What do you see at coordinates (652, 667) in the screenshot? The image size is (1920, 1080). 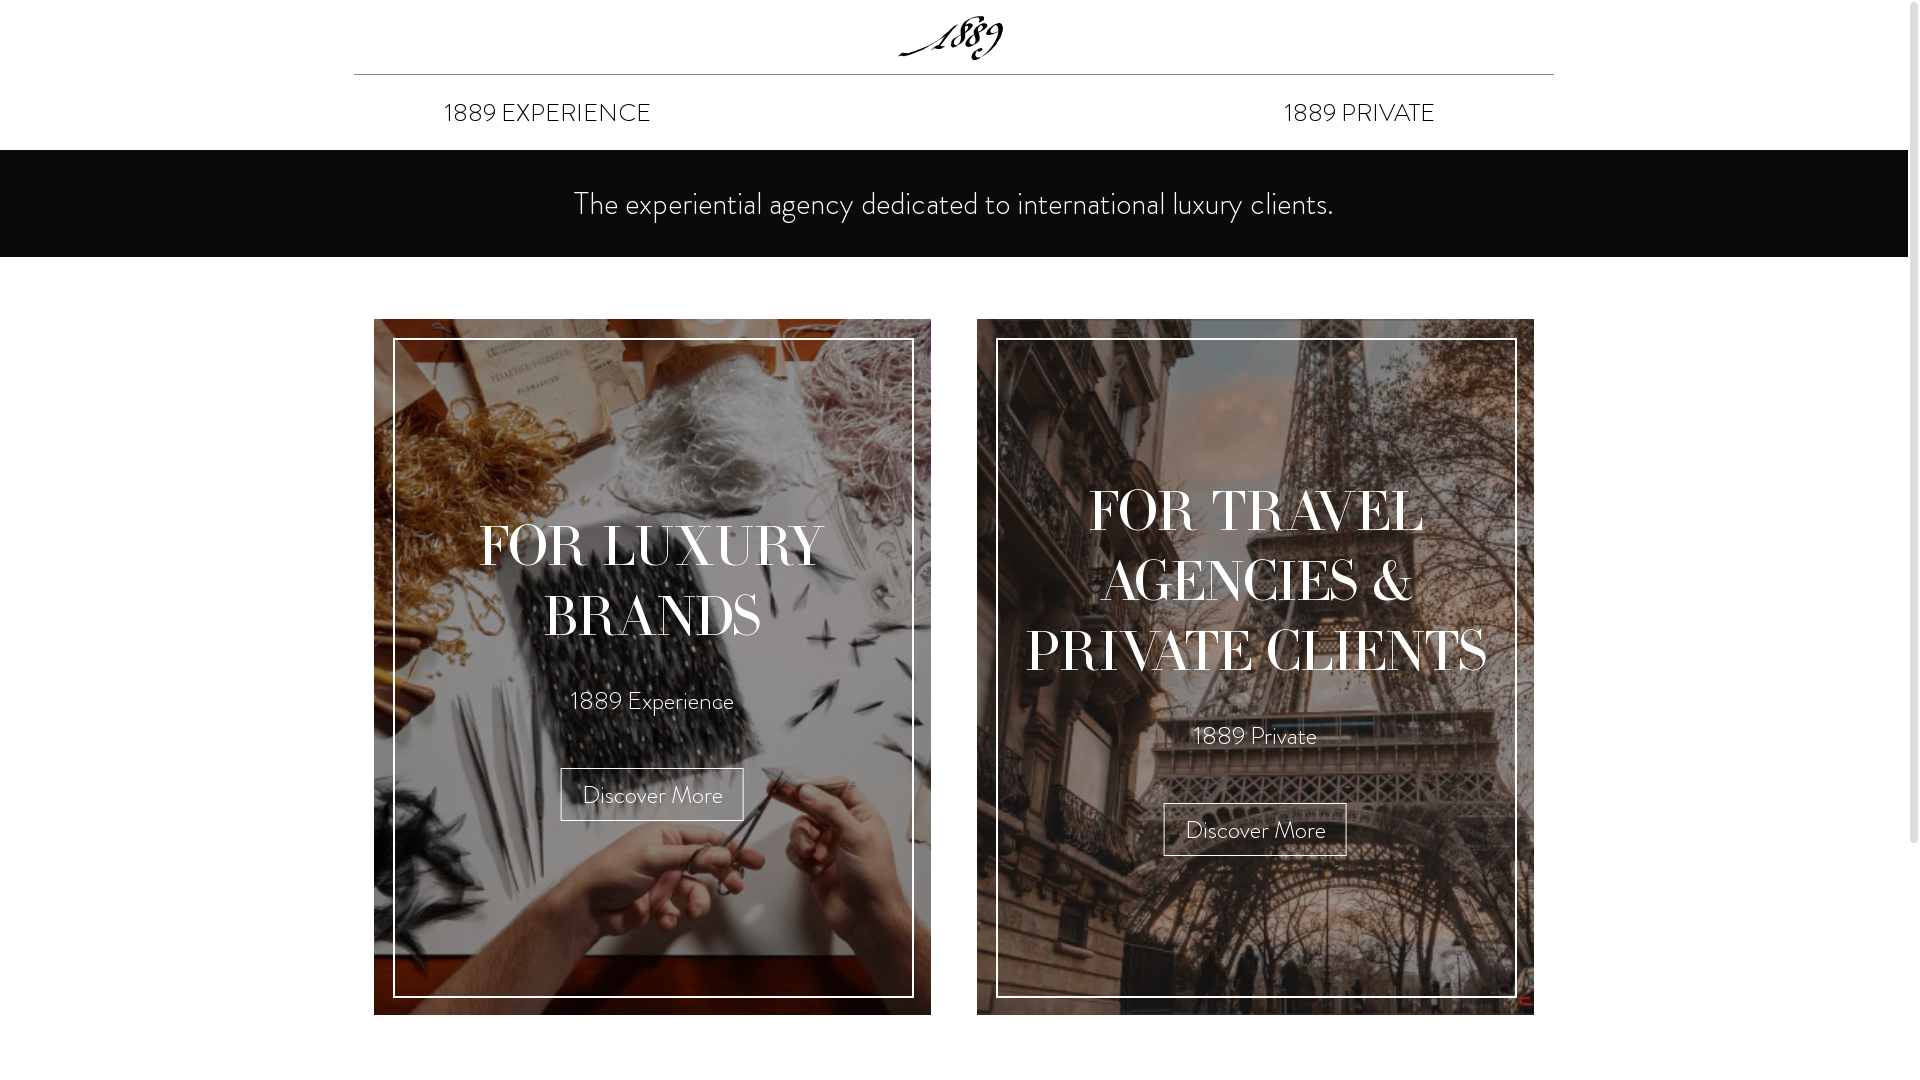 I see `'FOR LUXURY BRANDS` at bounding box center [652, 667].